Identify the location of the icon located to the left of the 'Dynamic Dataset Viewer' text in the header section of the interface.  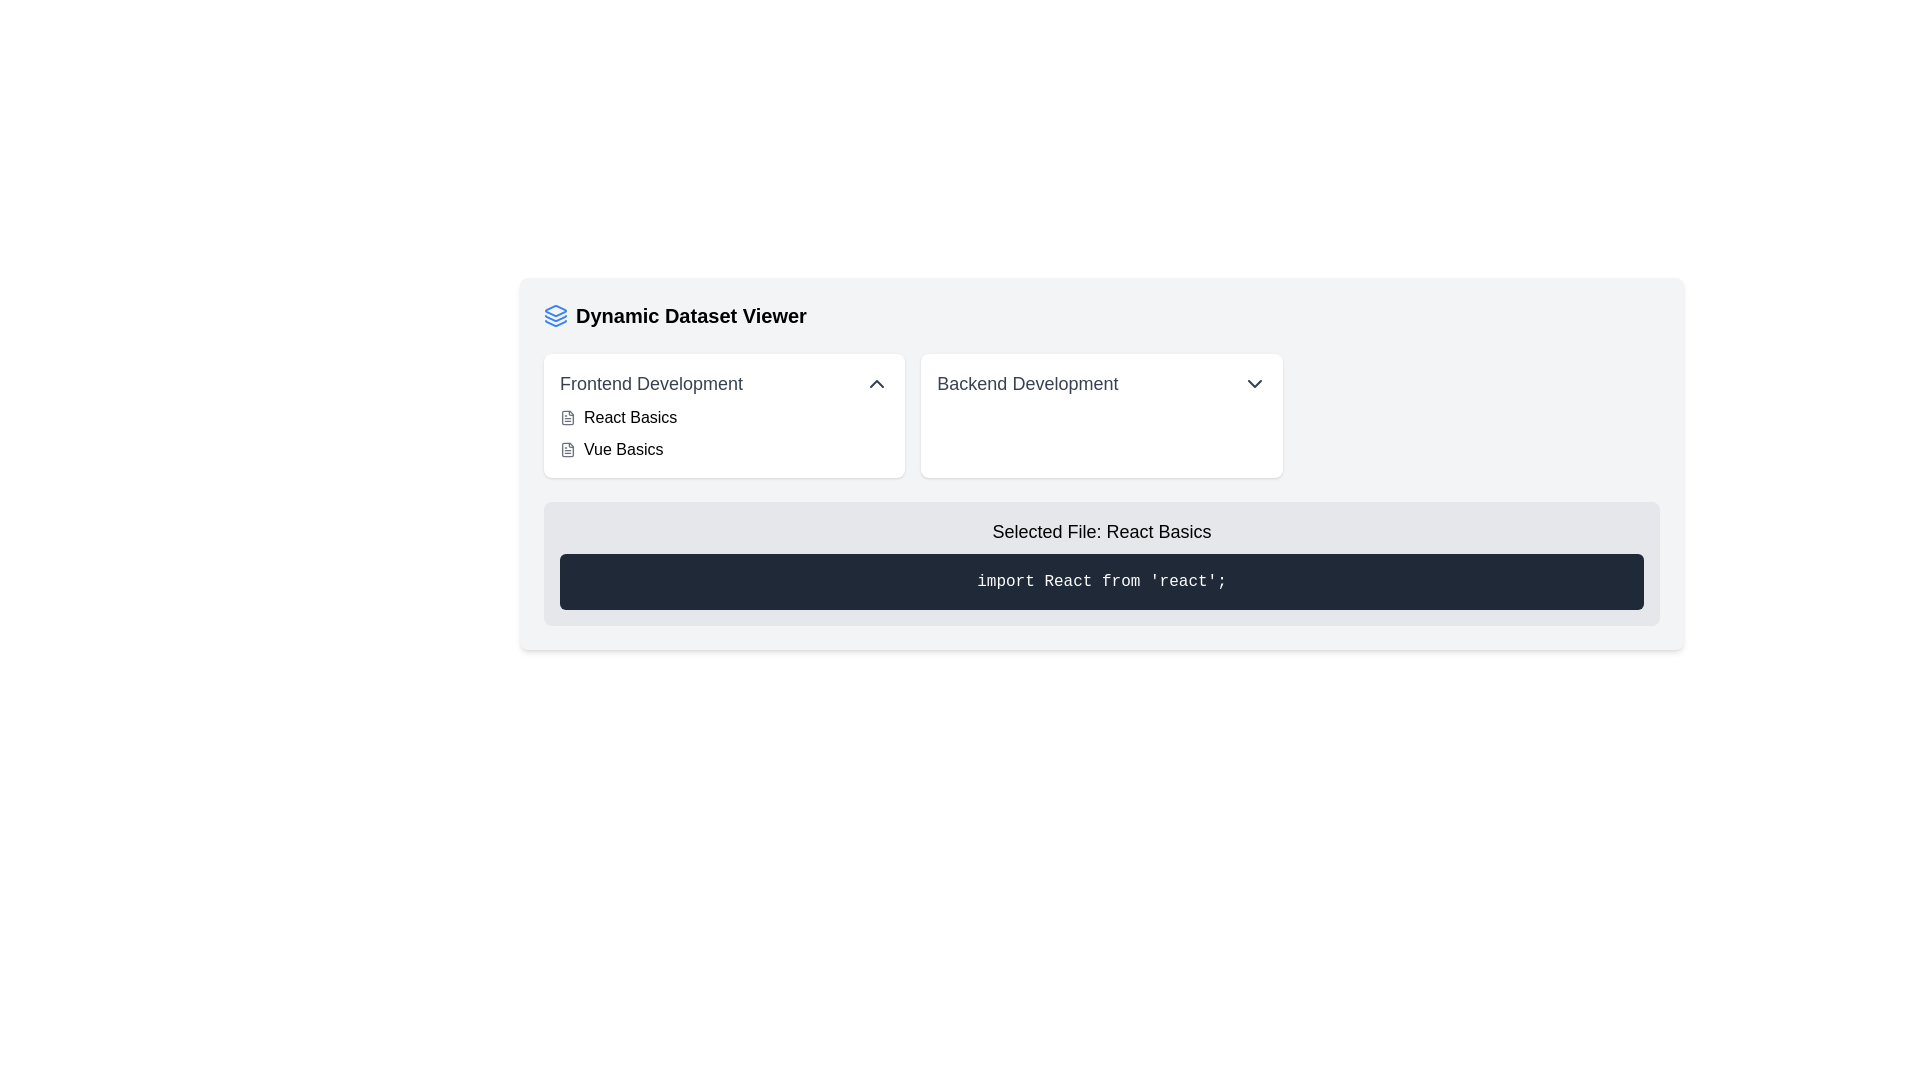
(556, 315).